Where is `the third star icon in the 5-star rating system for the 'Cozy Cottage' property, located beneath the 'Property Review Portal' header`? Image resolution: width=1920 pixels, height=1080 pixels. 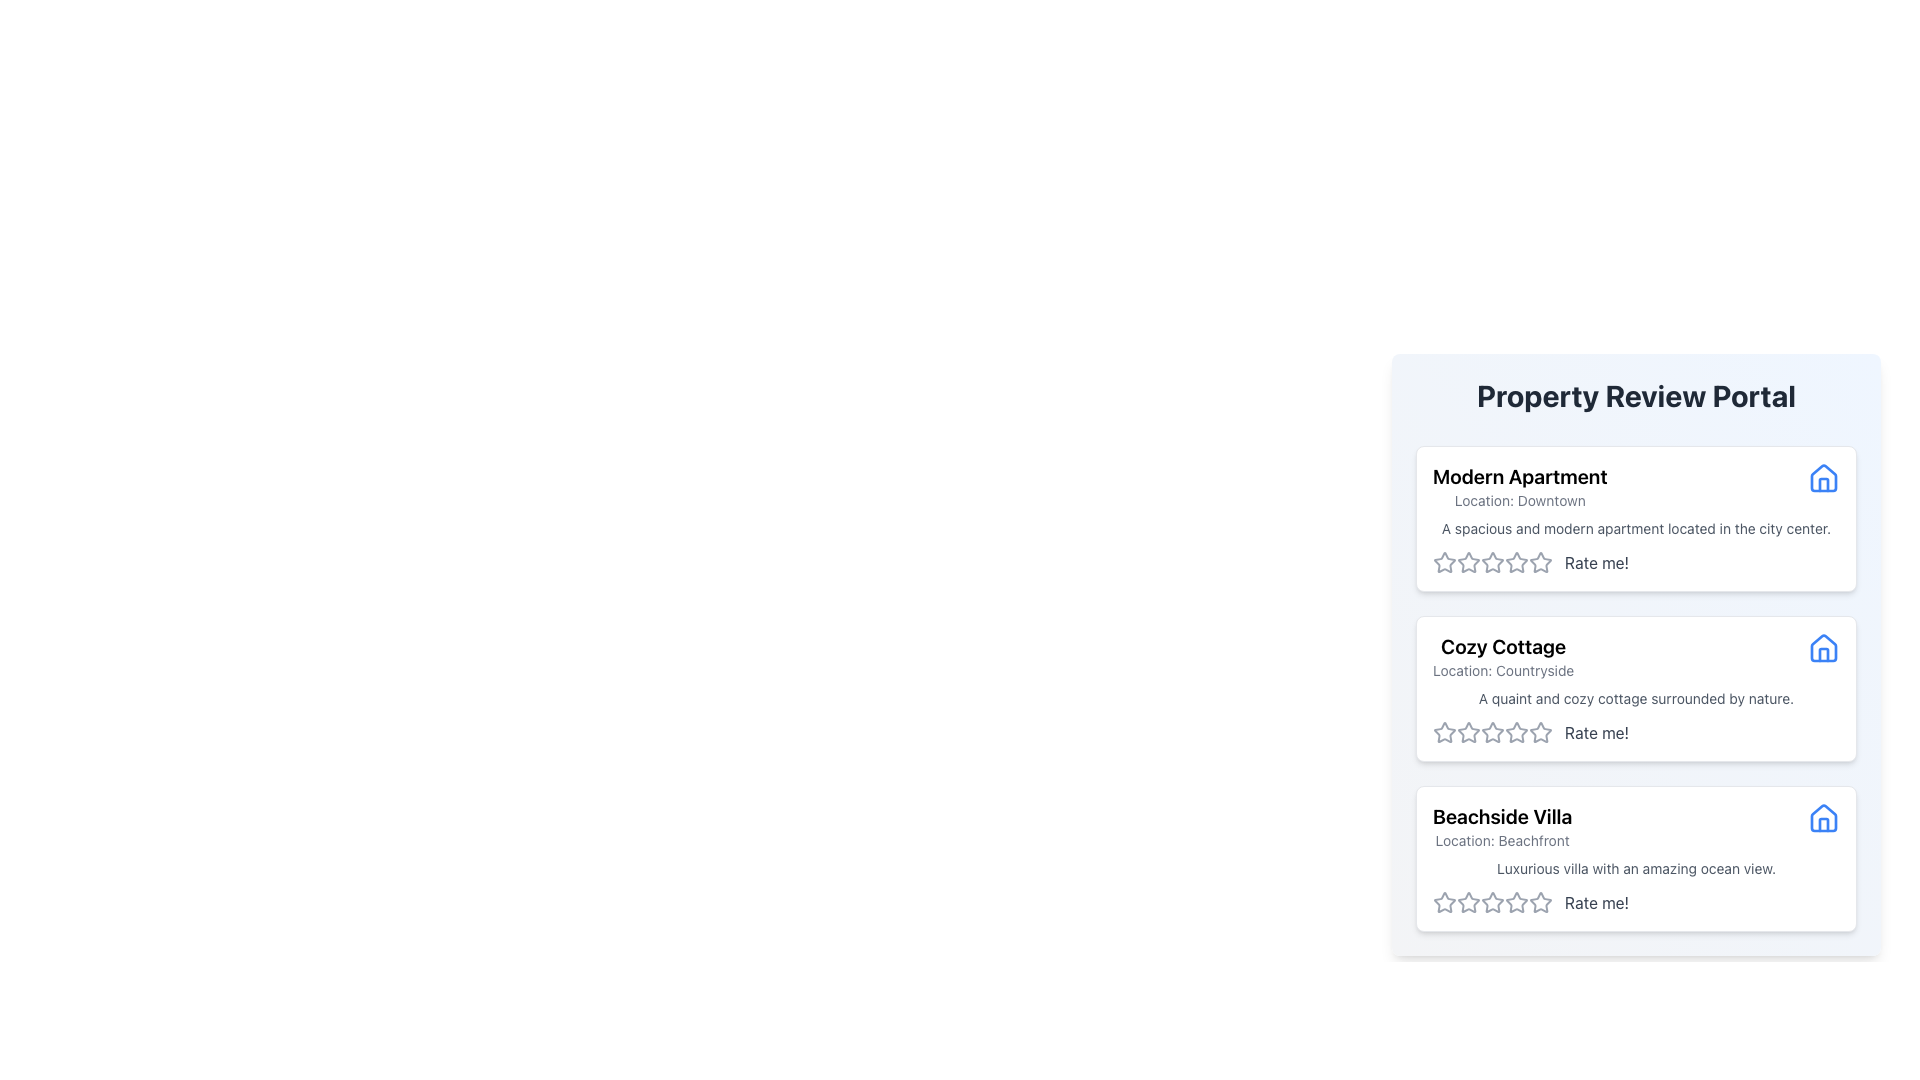 the third star icon in the 5-star rating system for the 'Cozy Cottage' property, located beneath the 'Property Review Portal' header is located at coordinates (1516, 732).